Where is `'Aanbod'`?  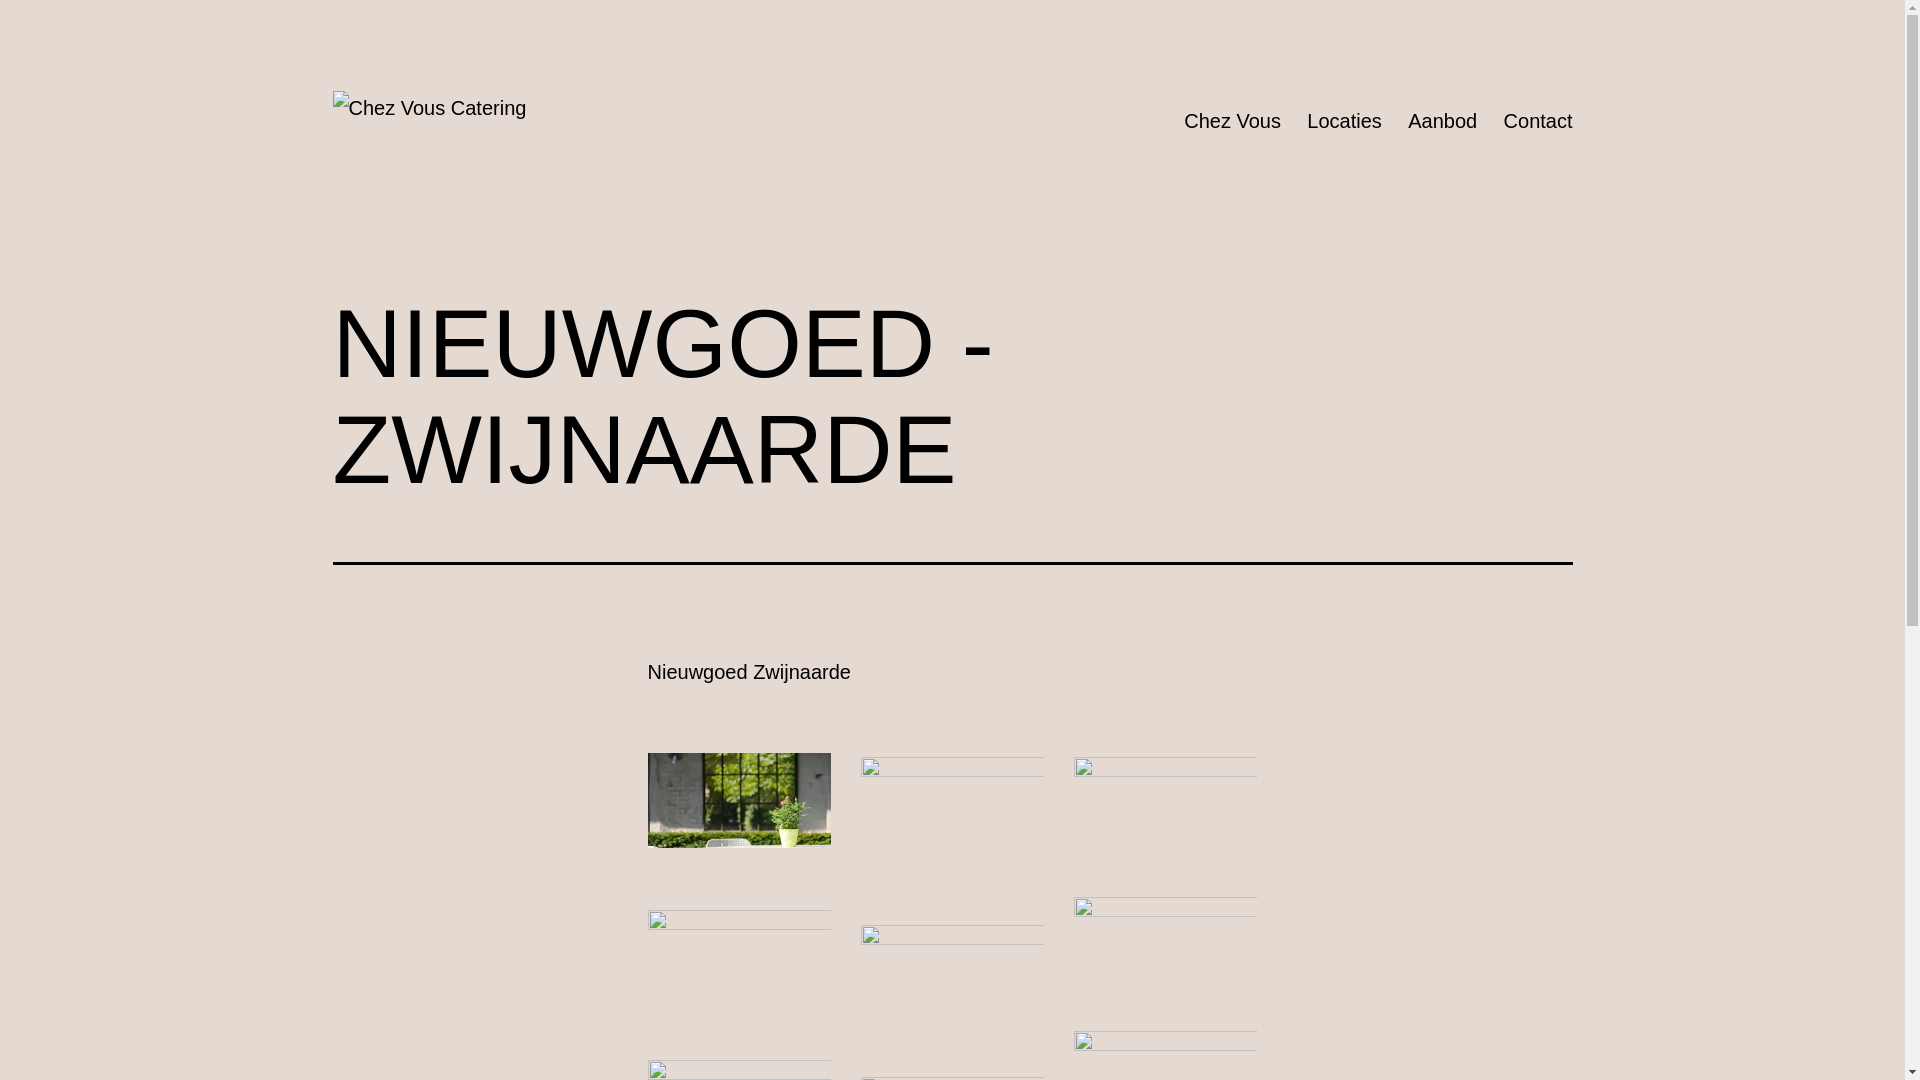
'Aanbod' is located at coordinates (1394, 121).